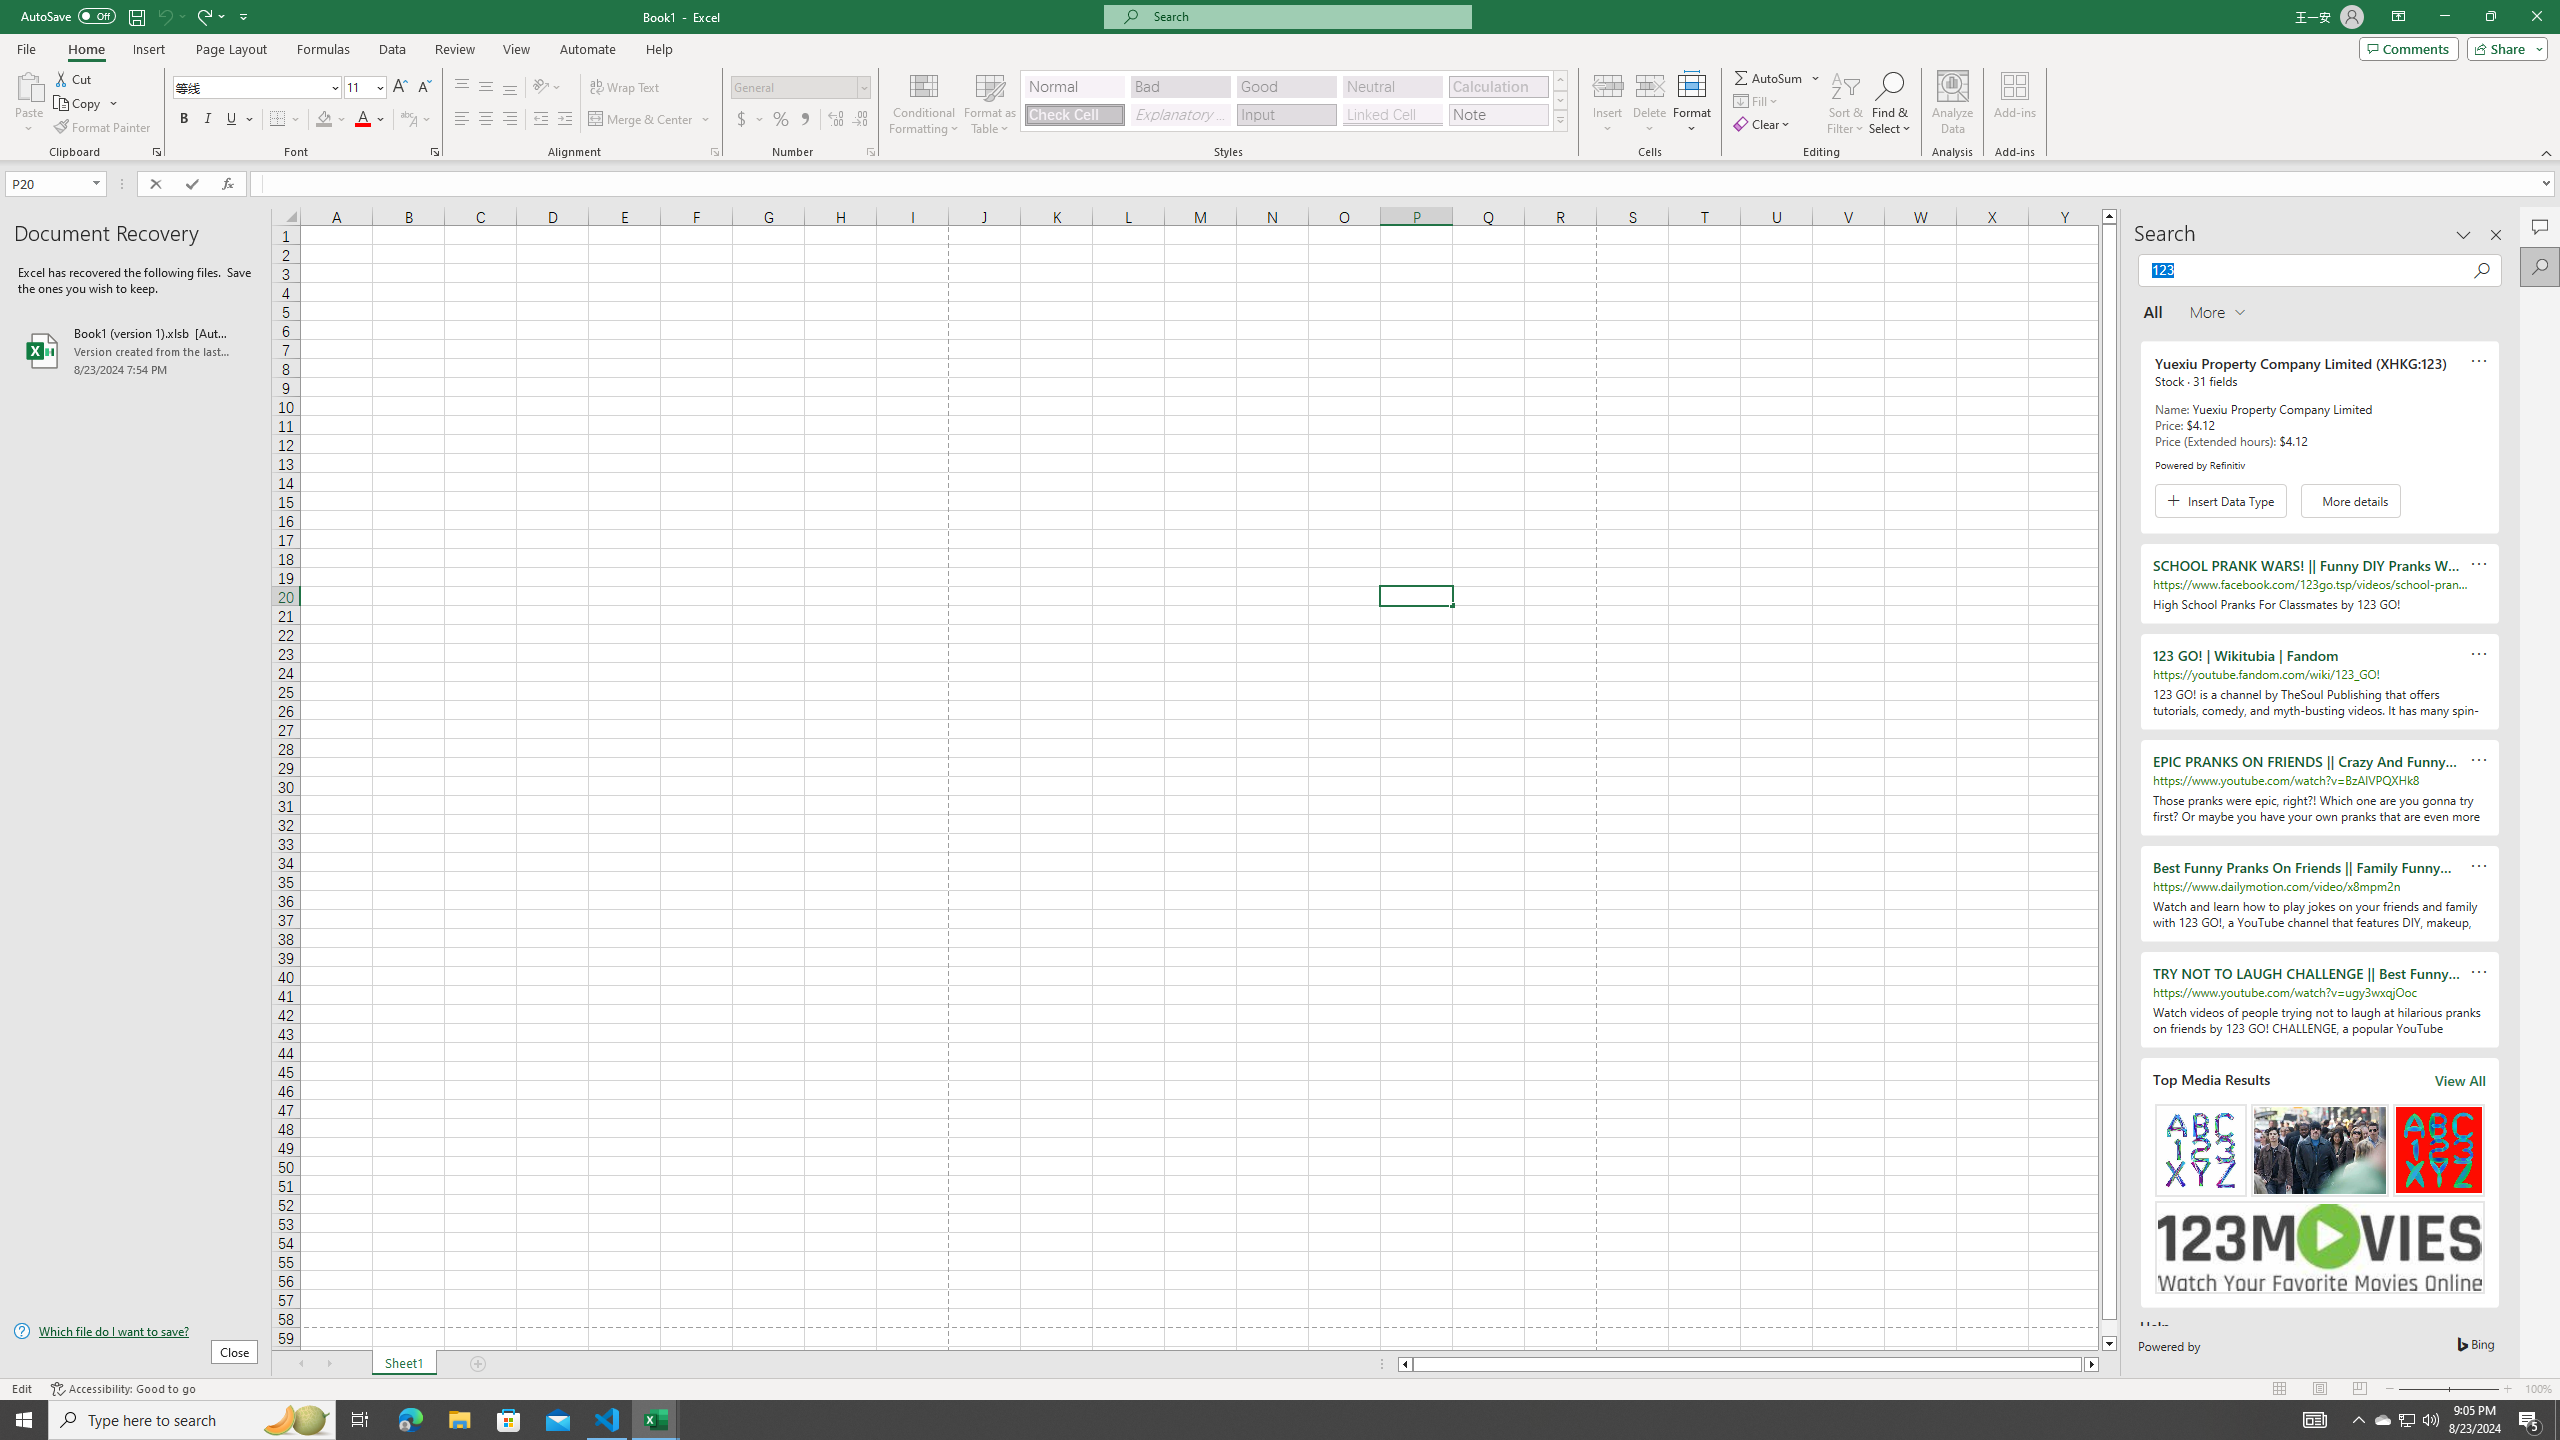 The width and height of the screenshot is (2560, 1440). What do you see at coordinates (2108, 1328) in the screenshot?
I see `'Page down'` at bounding box center [2108, 1328].